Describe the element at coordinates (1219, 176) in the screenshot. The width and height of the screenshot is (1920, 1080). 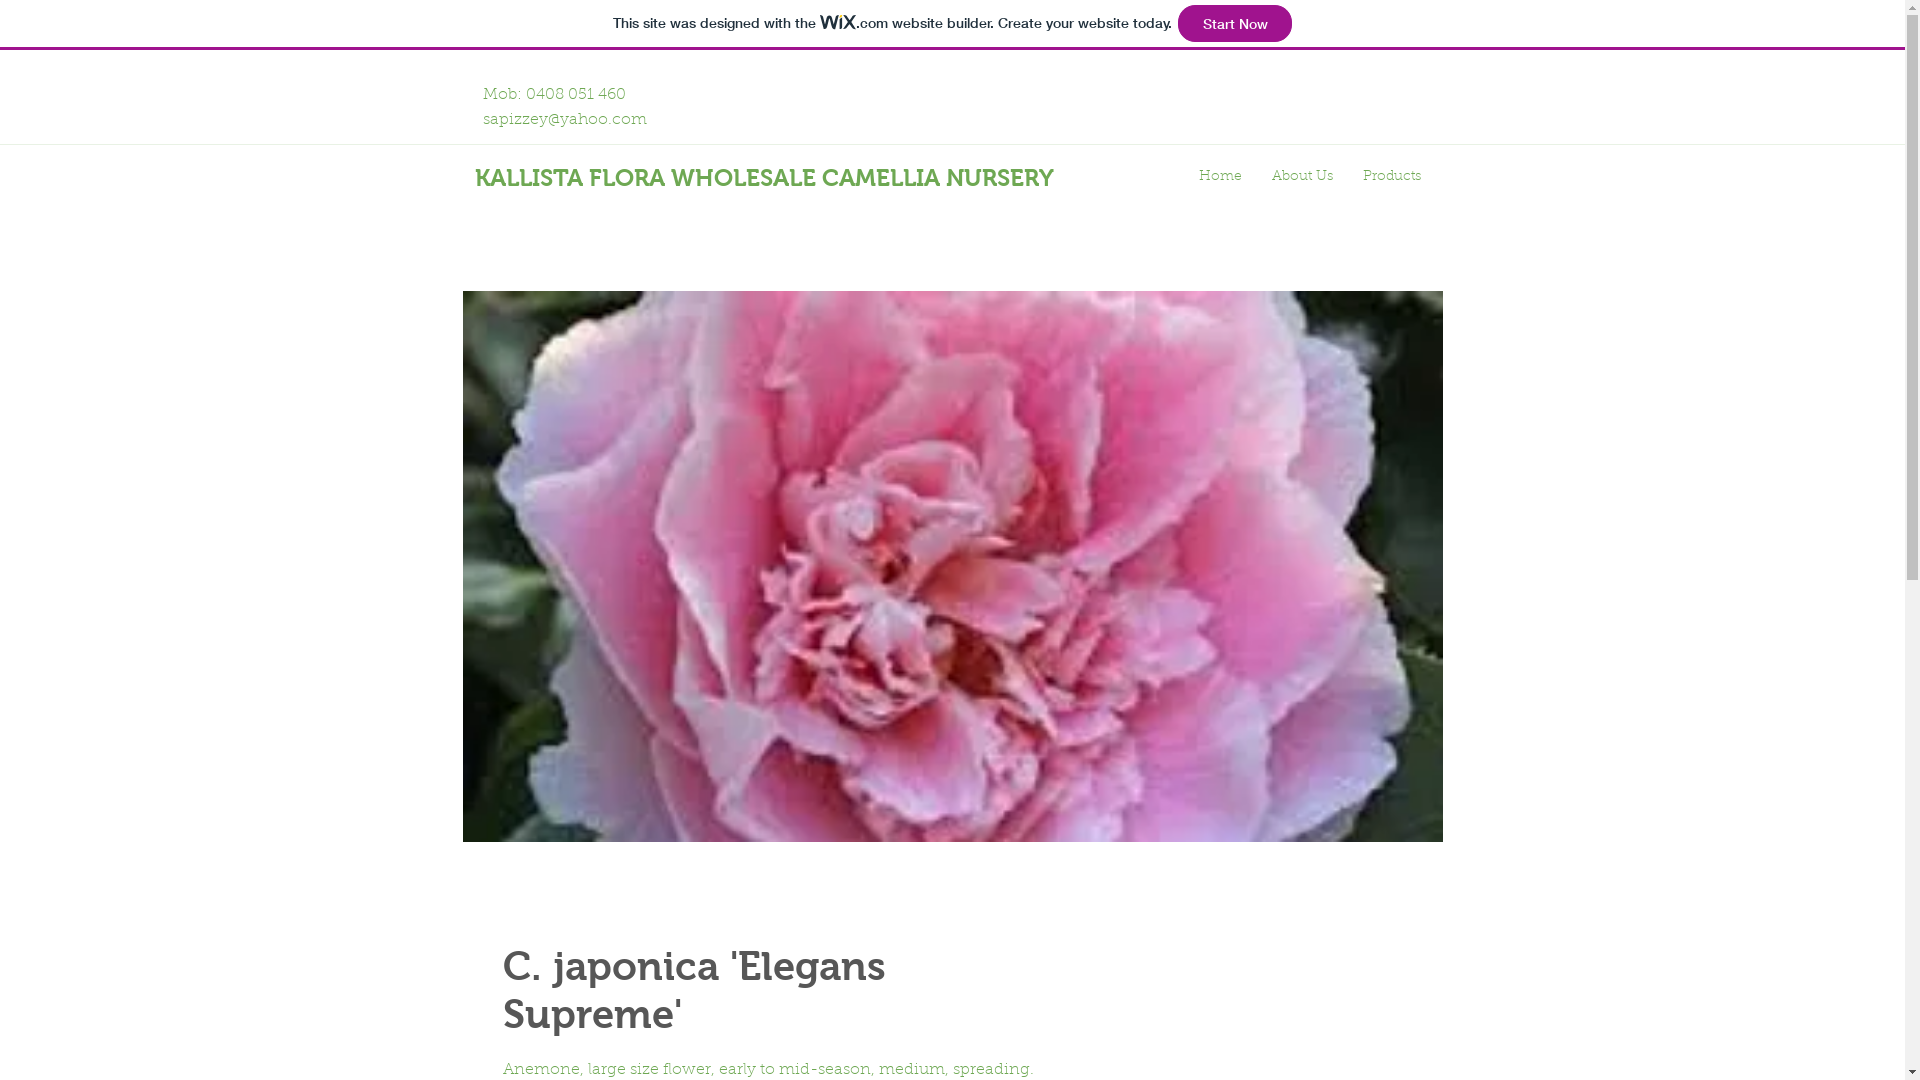
I see `'Home'` at that location.